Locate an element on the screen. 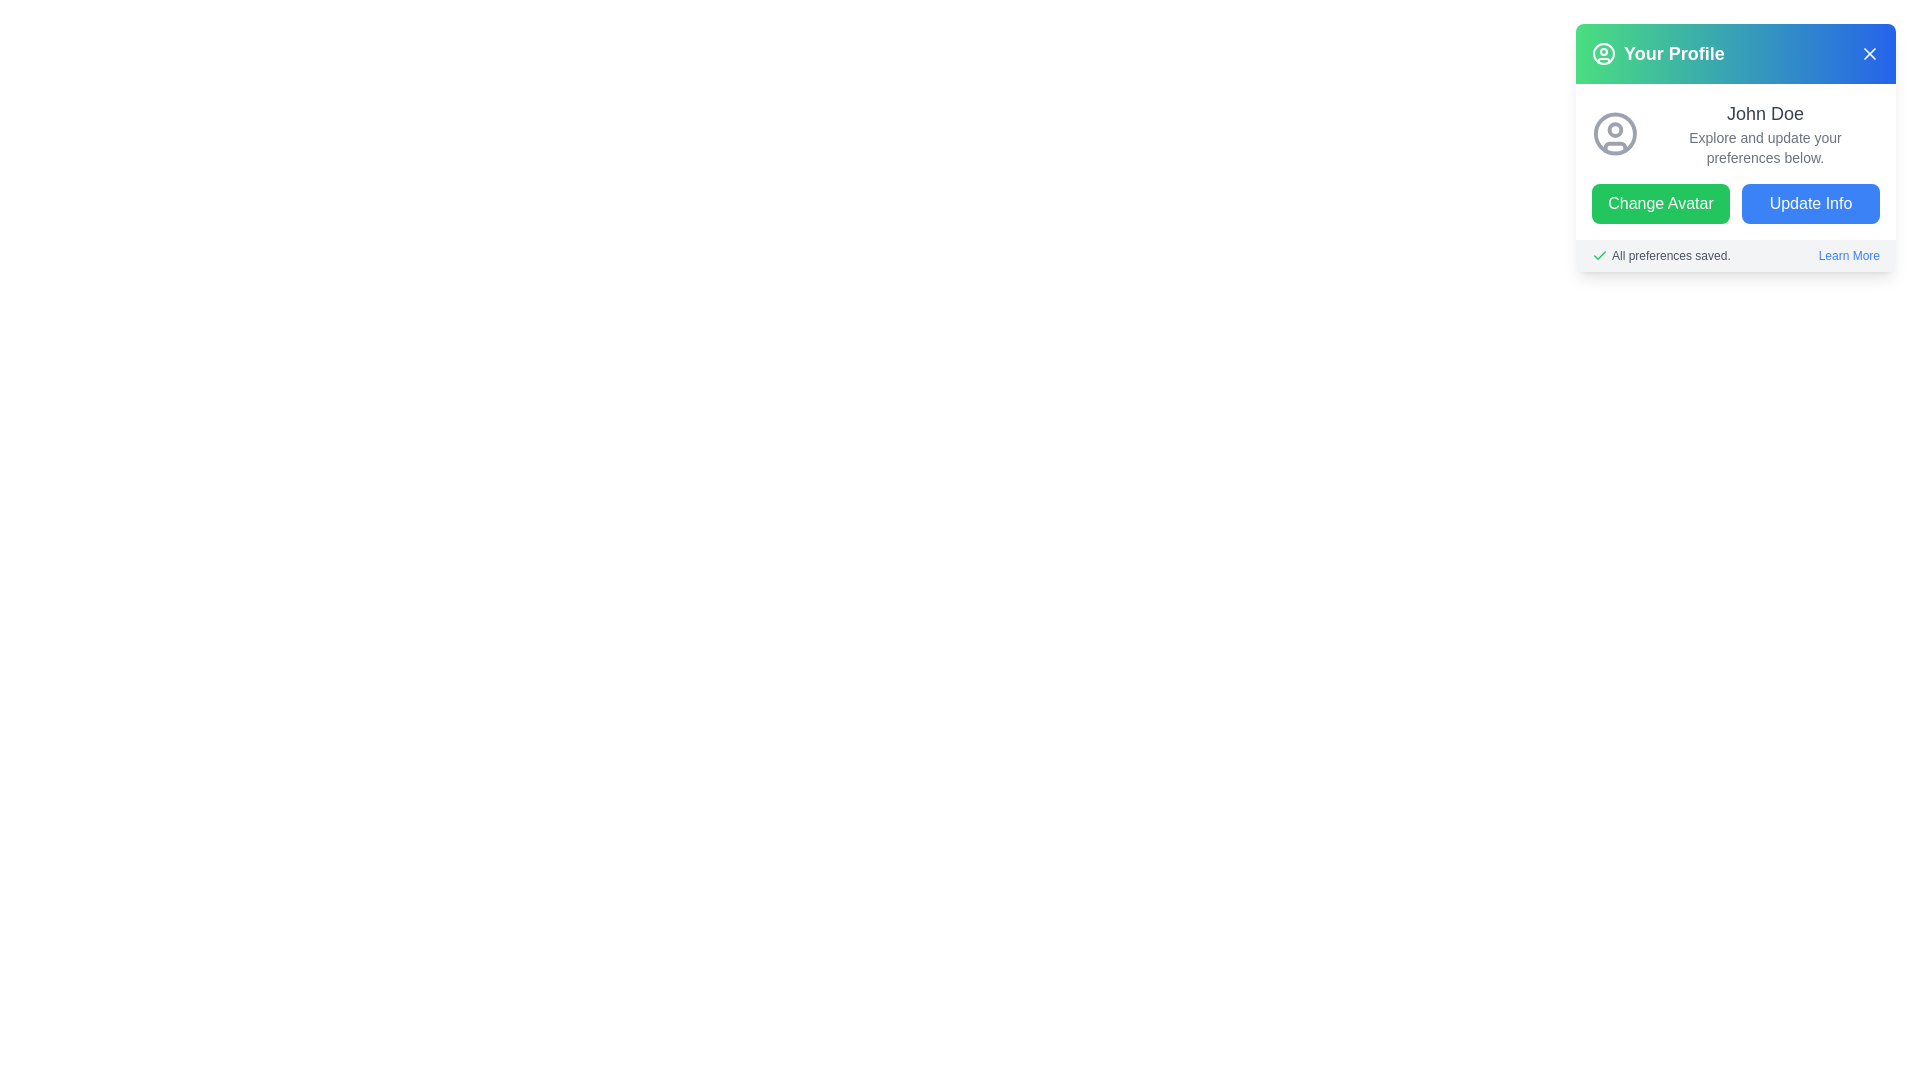 The height and width of the screenshot is (1080, 1920). the close button located in the top-right corner of the modal dialog, adjacent to the 'Your Profile' text is located at coordinates (1869, 53).